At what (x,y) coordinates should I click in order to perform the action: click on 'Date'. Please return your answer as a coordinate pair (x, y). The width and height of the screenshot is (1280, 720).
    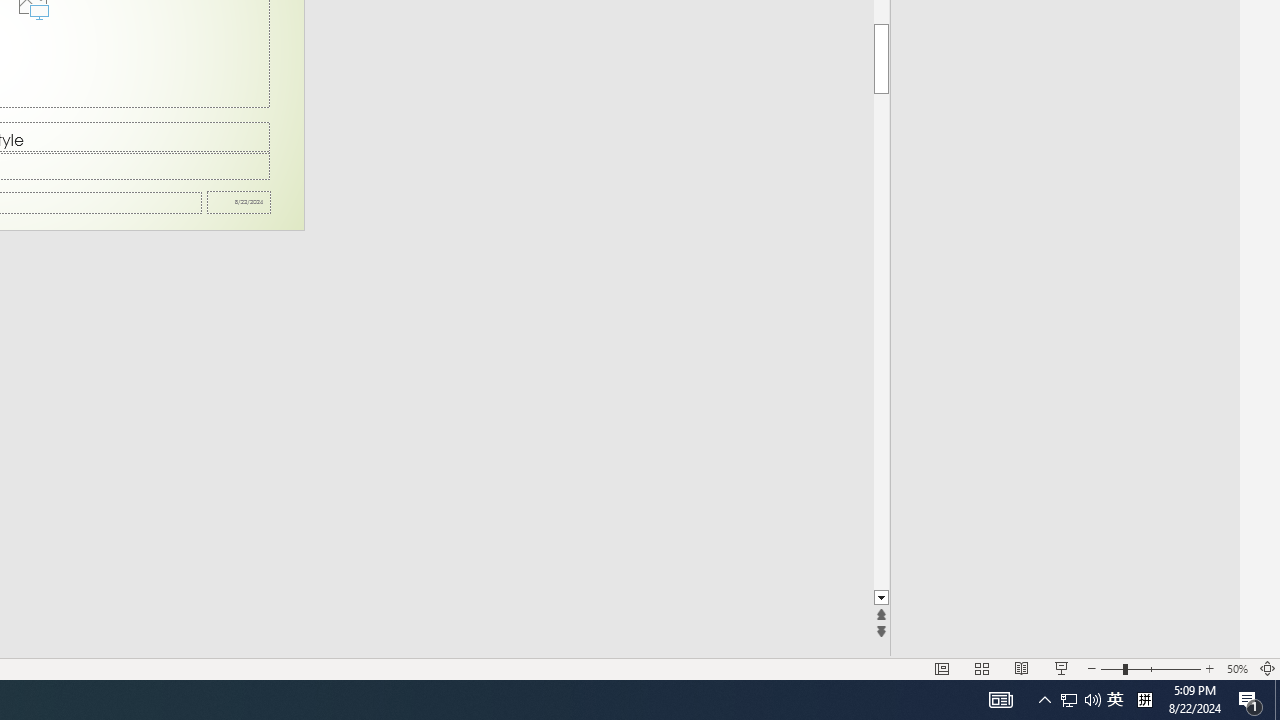
    Looking at the image, I should click on (239, 202).